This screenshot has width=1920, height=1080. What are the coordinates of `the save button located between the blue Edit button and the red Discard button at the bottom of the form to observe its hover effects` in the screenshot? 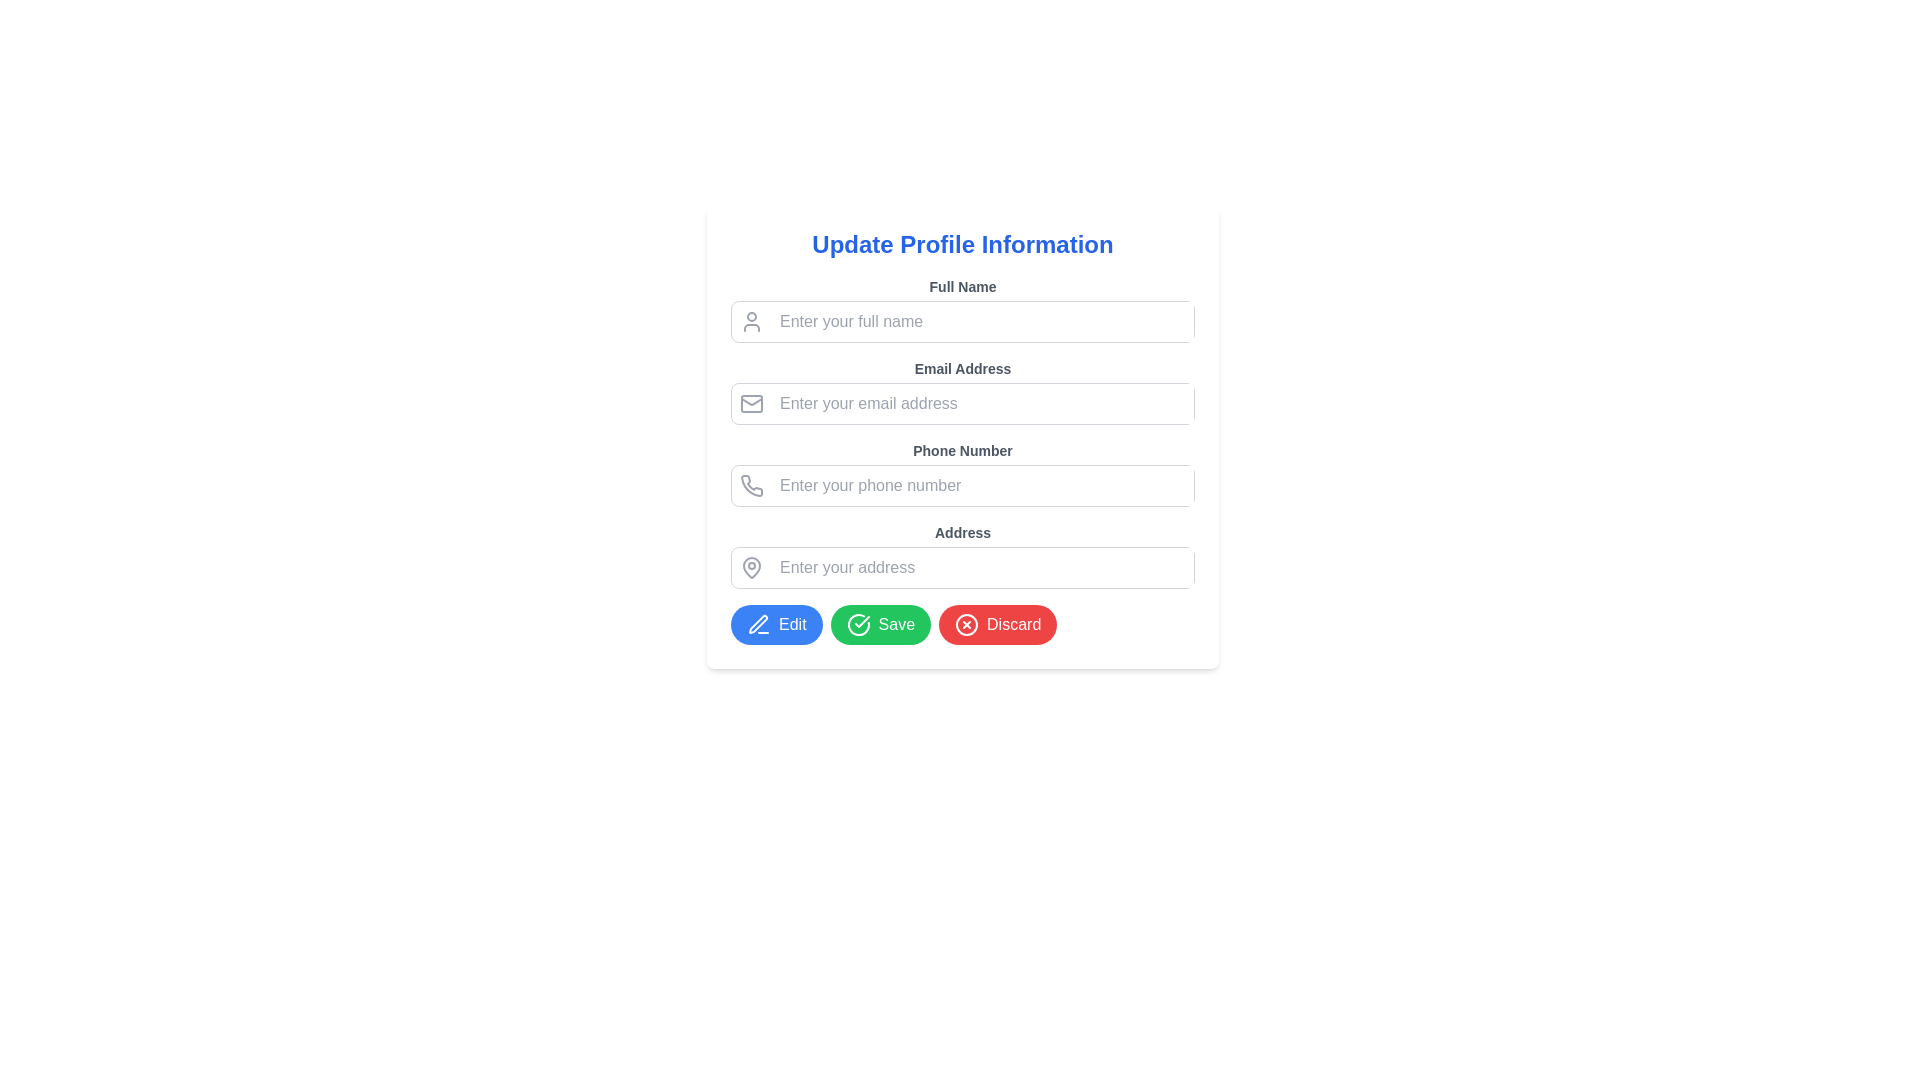 It's located at (880, 623).